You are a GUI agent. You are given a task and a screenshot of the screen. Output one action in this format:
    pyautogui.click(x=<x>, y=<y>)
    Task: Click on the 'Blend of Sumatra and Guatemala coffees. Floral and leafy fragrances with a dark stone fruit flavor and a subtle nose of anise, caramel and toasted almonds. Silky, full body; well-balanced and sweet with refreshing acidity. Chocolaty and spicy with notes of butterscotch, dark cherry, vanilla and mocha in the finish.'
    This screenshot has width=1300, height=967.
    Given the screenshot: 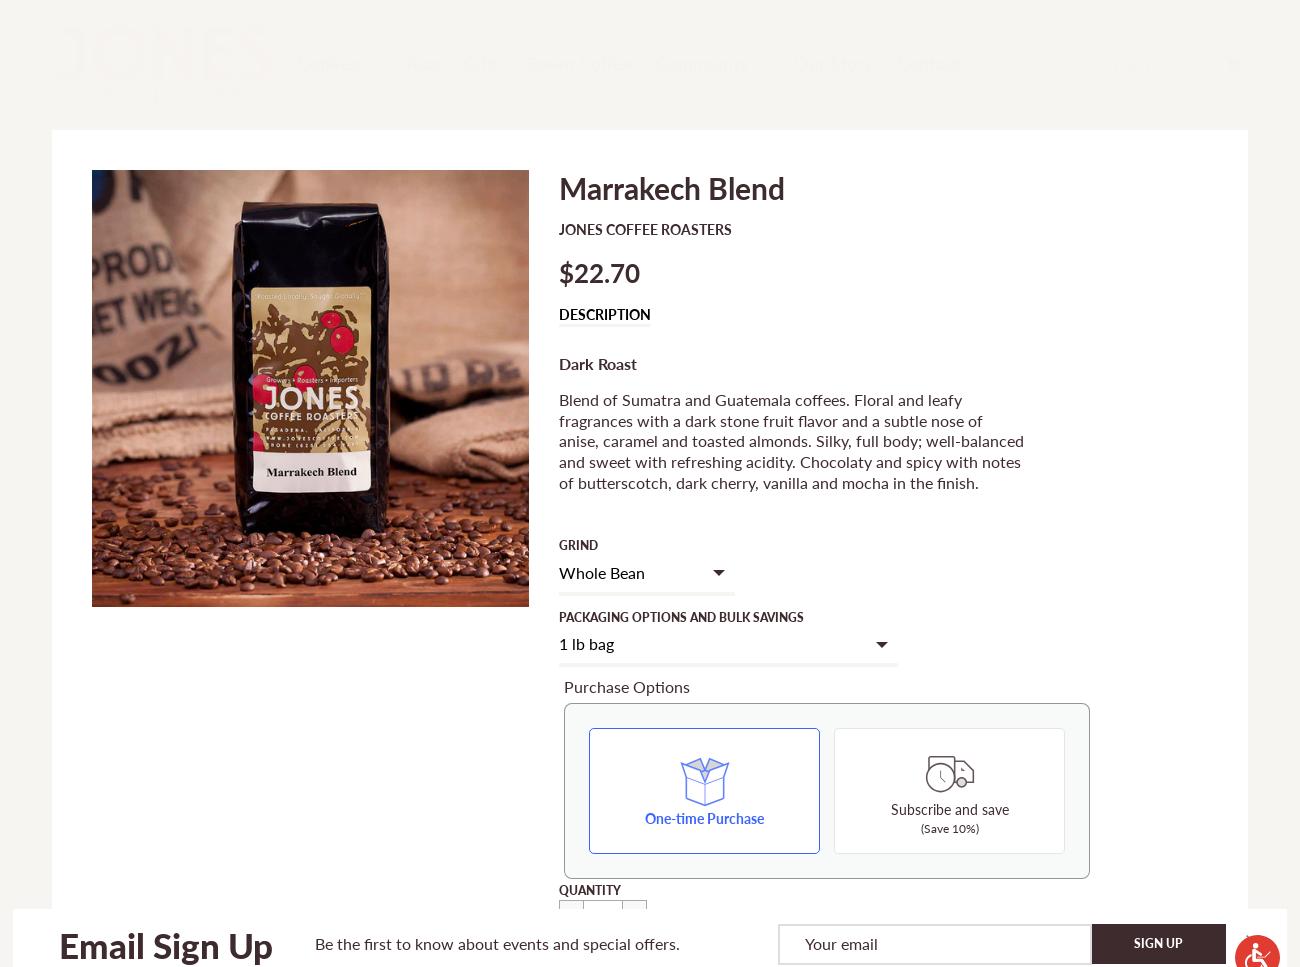 What is the action you would take?
    pyautogui.click(x=790, y=438)
    